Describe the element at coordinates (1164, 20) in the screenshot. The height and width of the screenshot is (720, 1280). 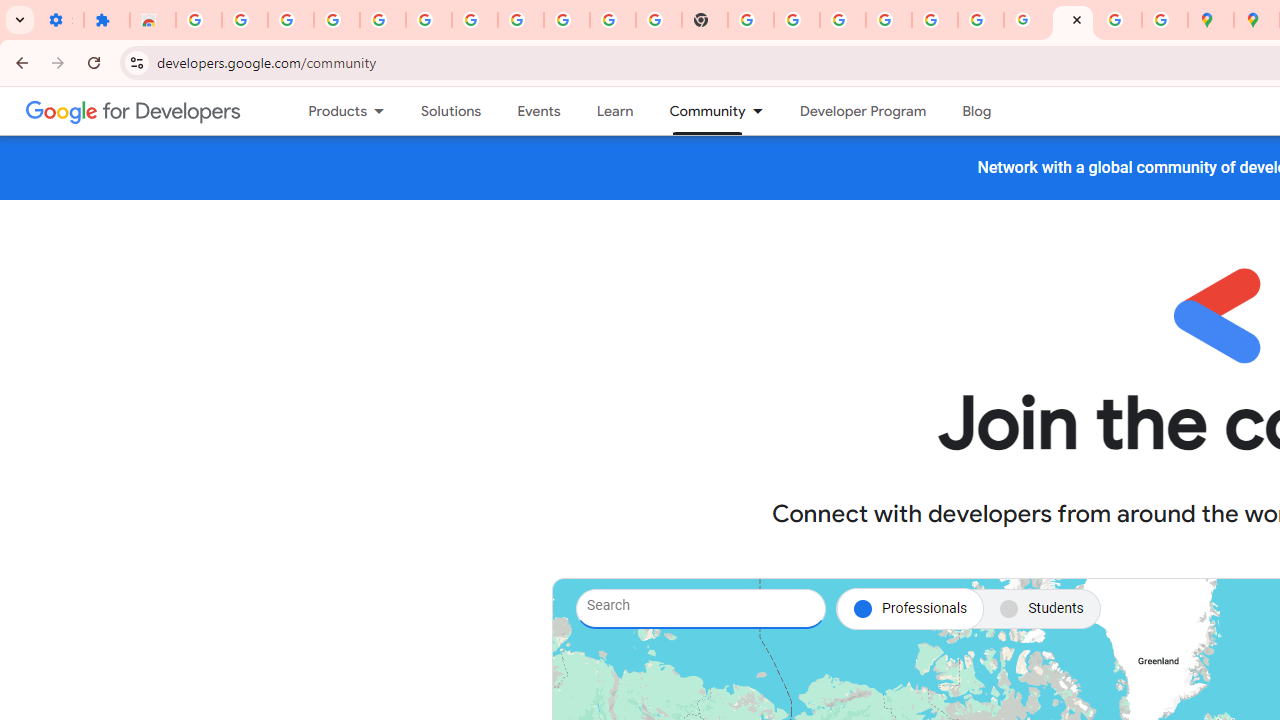
I see `'Safety in Our Products - Google Safety Center'` at that location.